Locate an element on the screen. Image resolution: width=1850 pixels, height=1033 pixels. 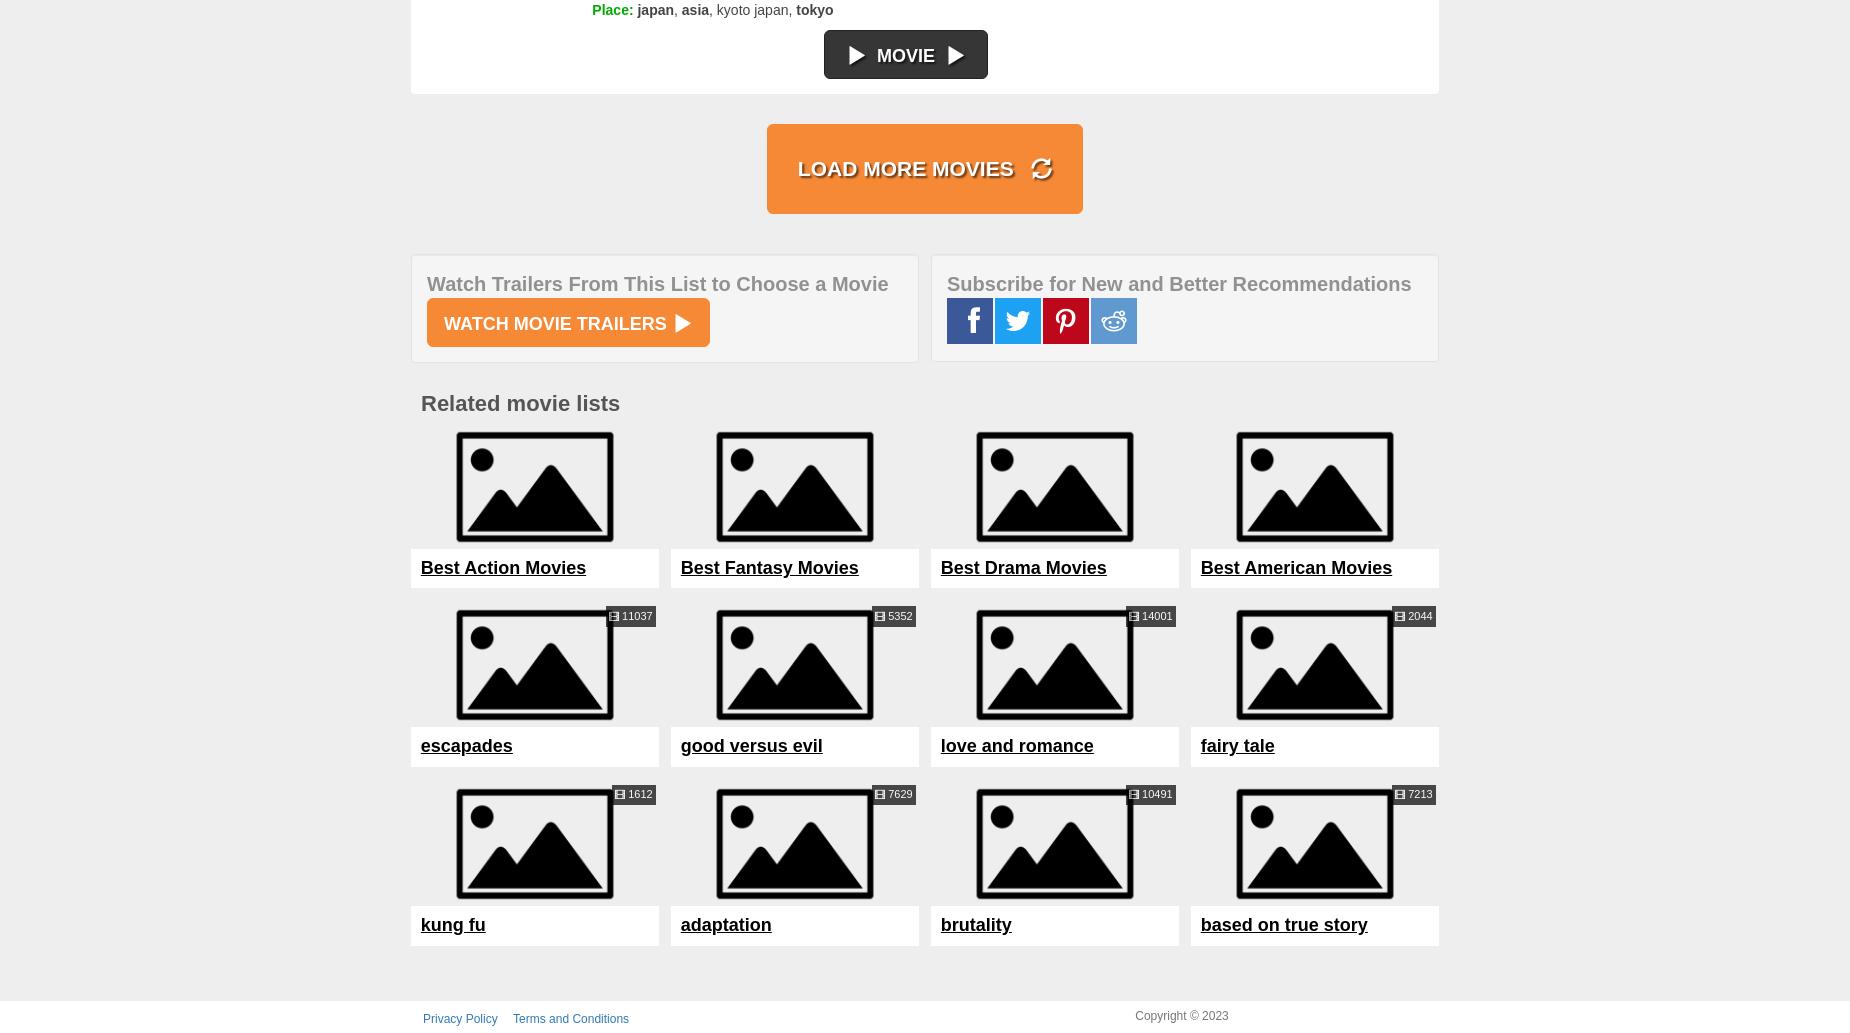
'Best American Movies' is located at coordinates (1294, 566).